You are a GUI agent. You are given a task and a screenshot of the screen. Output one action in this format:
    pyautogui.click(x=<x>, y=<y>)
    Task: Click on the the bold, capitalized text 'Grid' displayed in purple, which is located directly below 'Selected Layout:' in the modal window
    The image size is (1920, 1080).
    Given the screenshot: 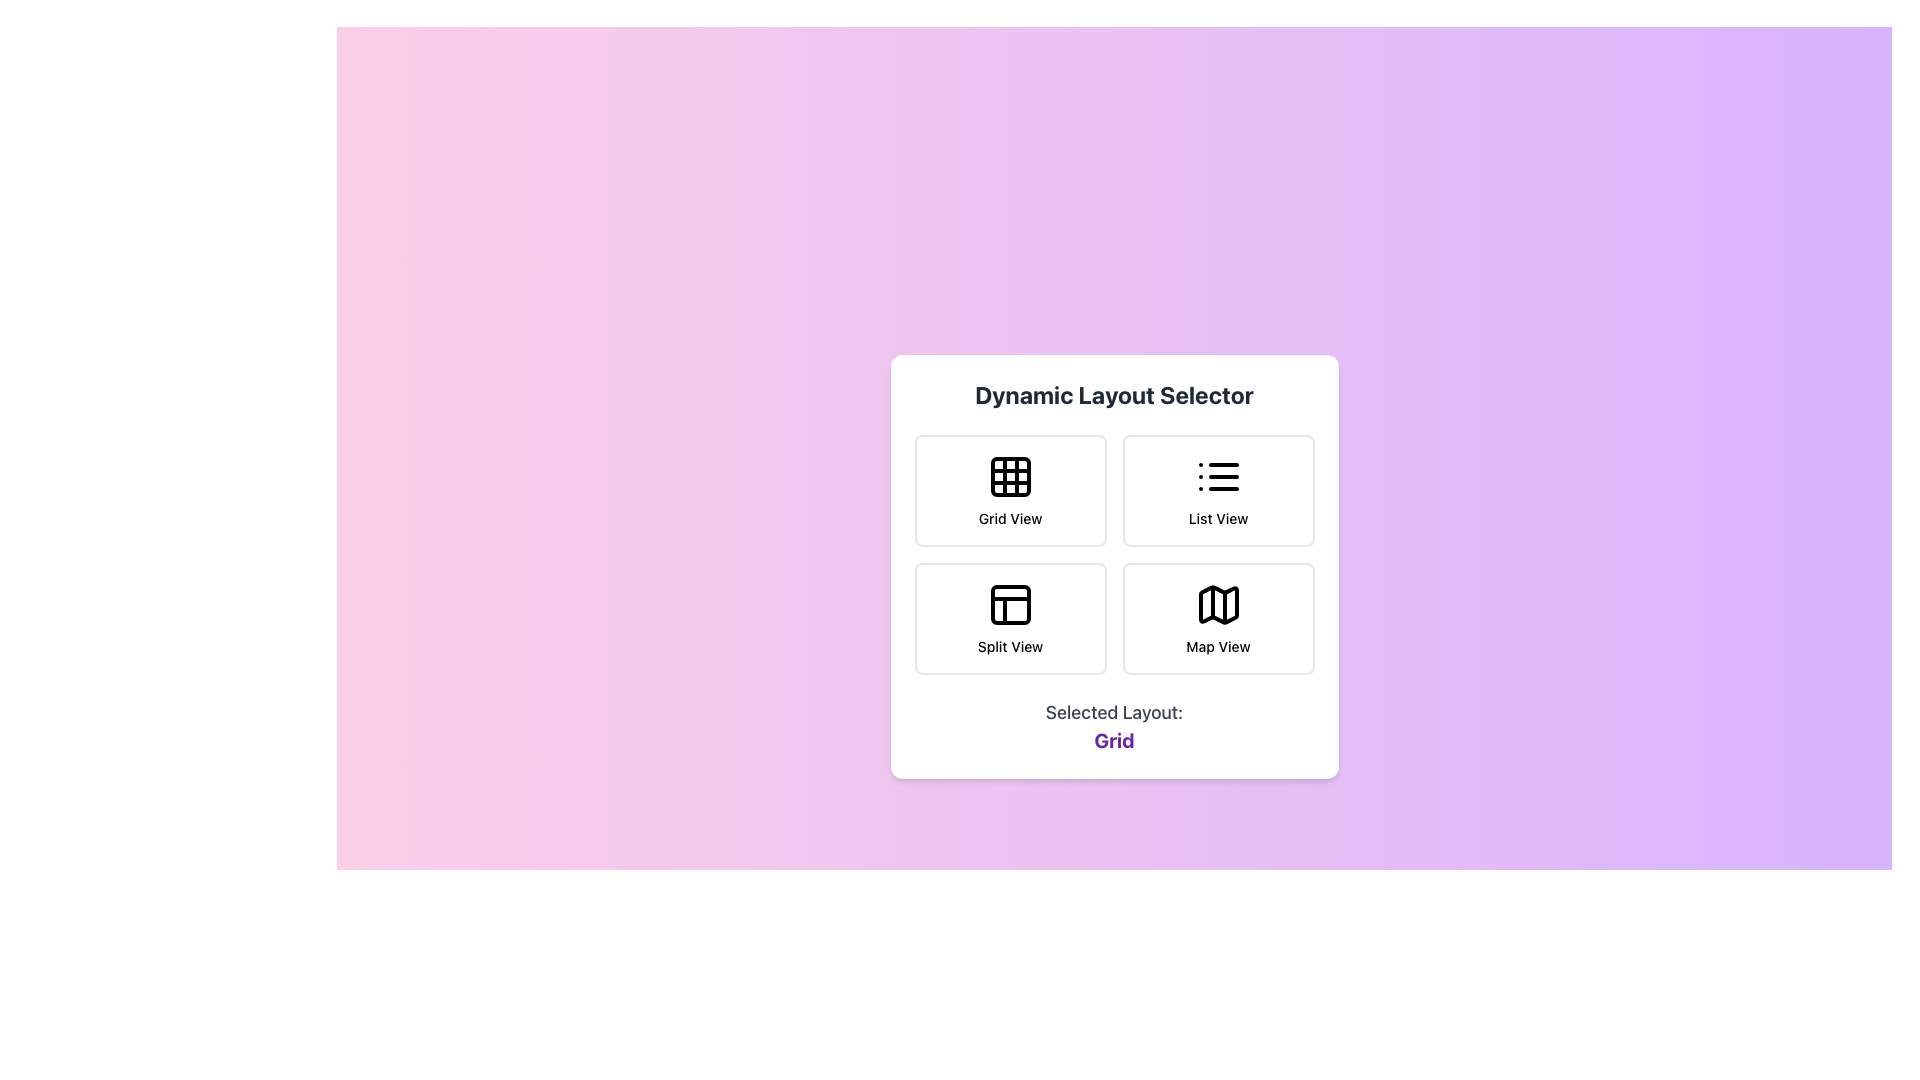 What is the action you would take?
    pyautogui.click(x=1113, y=740)
    